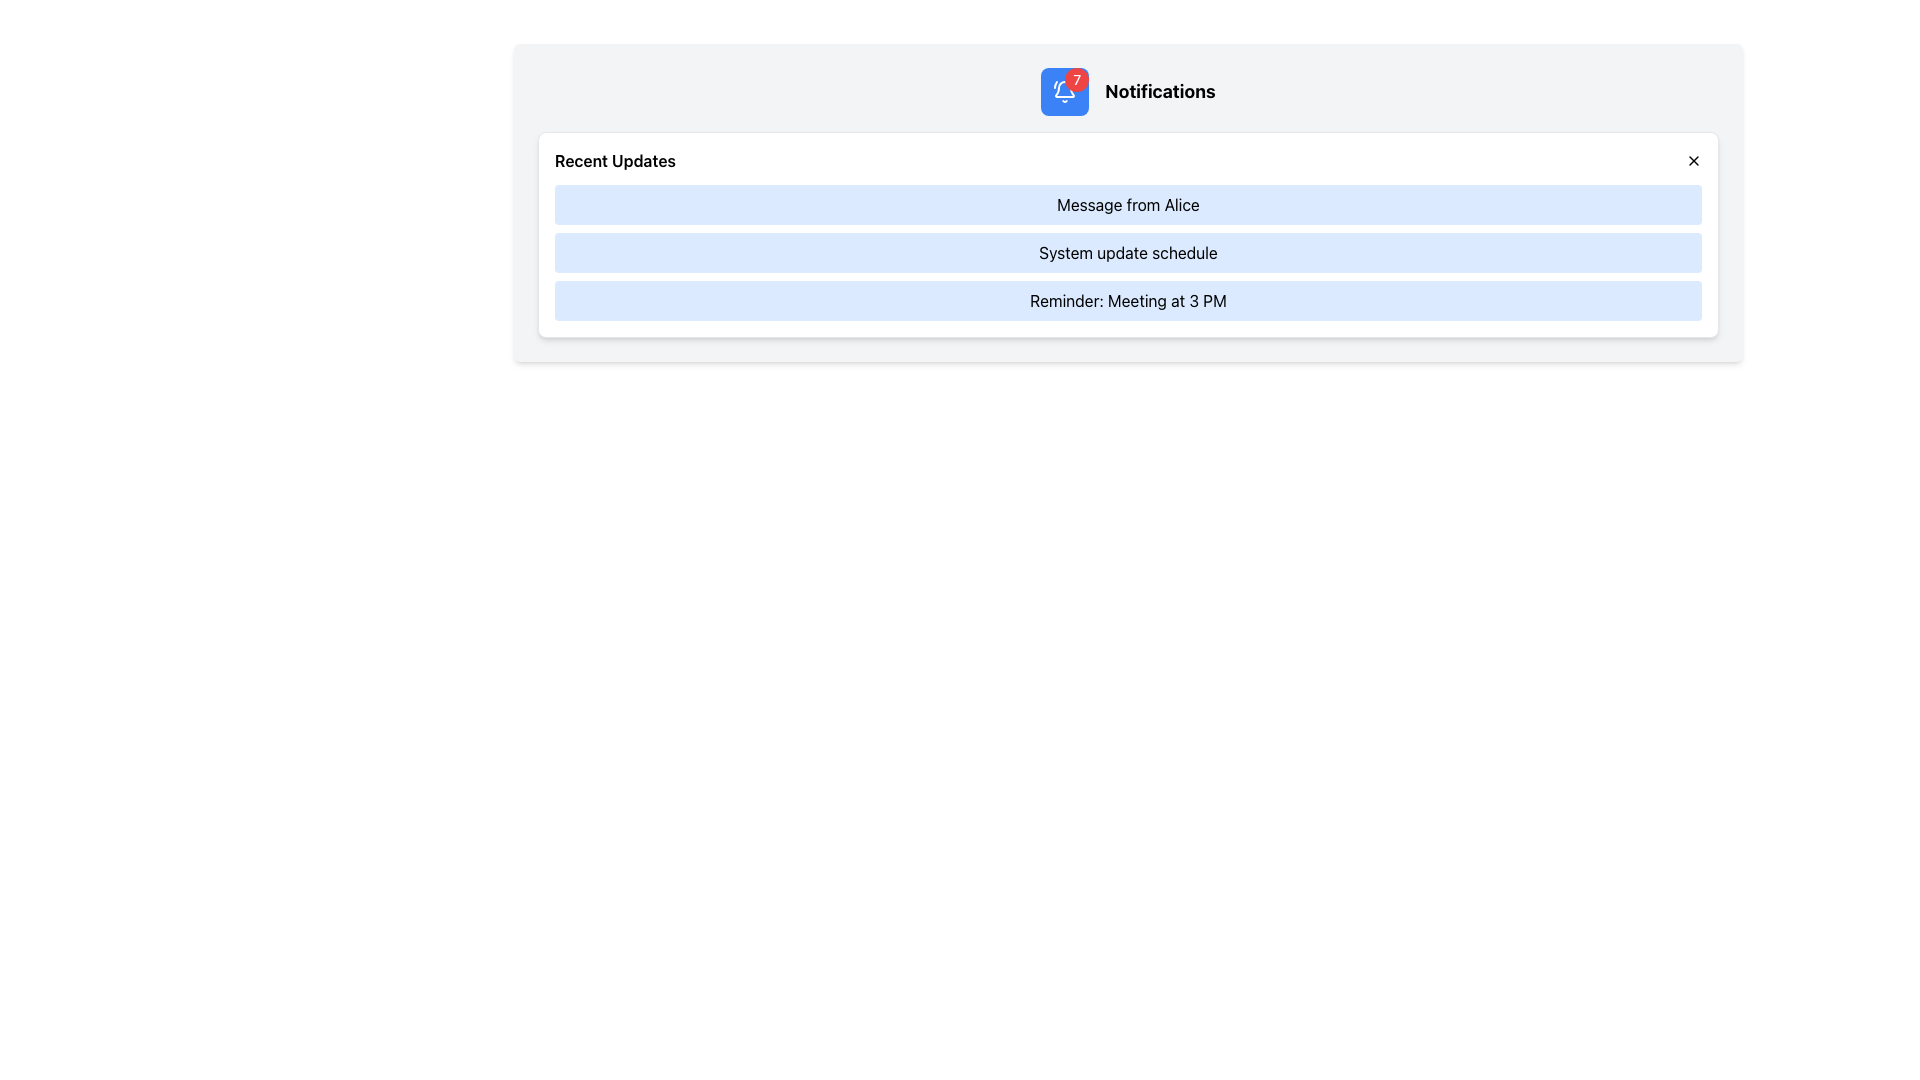  Describe the element at coordinates (1693, 160) in the screenshot. I see `the close button located in the top-right corner of the 'Recent Updates' section` at that location.